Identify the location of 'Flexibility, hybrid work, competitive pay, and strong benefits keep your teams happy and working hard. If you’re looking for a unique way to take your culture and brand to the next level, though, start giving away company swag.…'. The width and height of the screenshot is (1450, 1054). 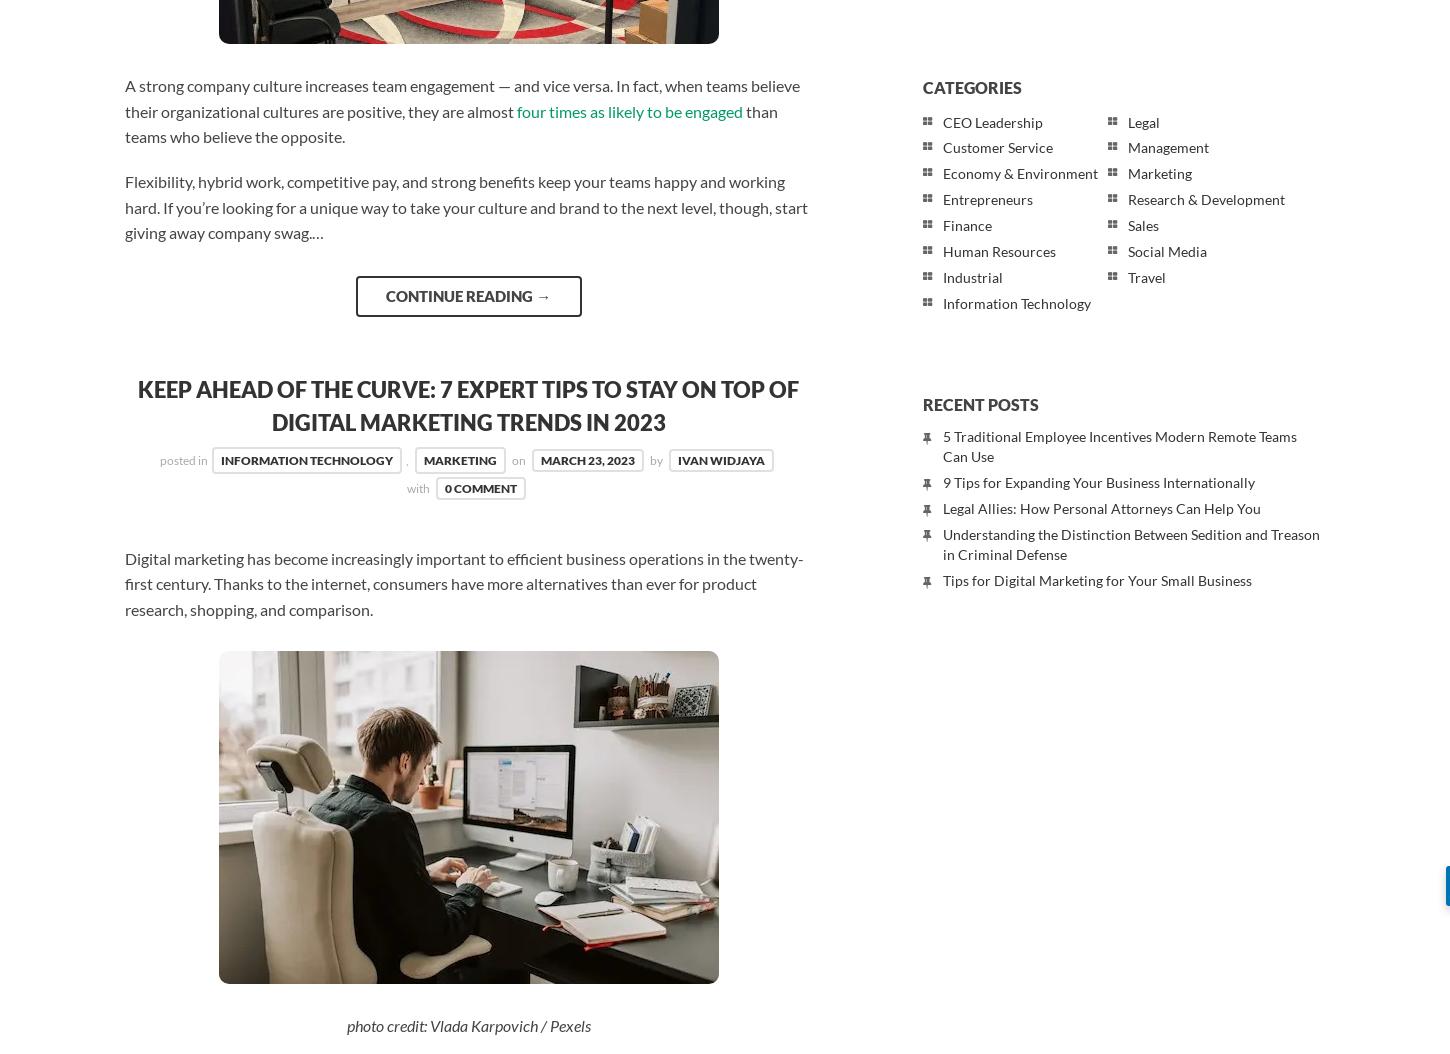
(465, 206).